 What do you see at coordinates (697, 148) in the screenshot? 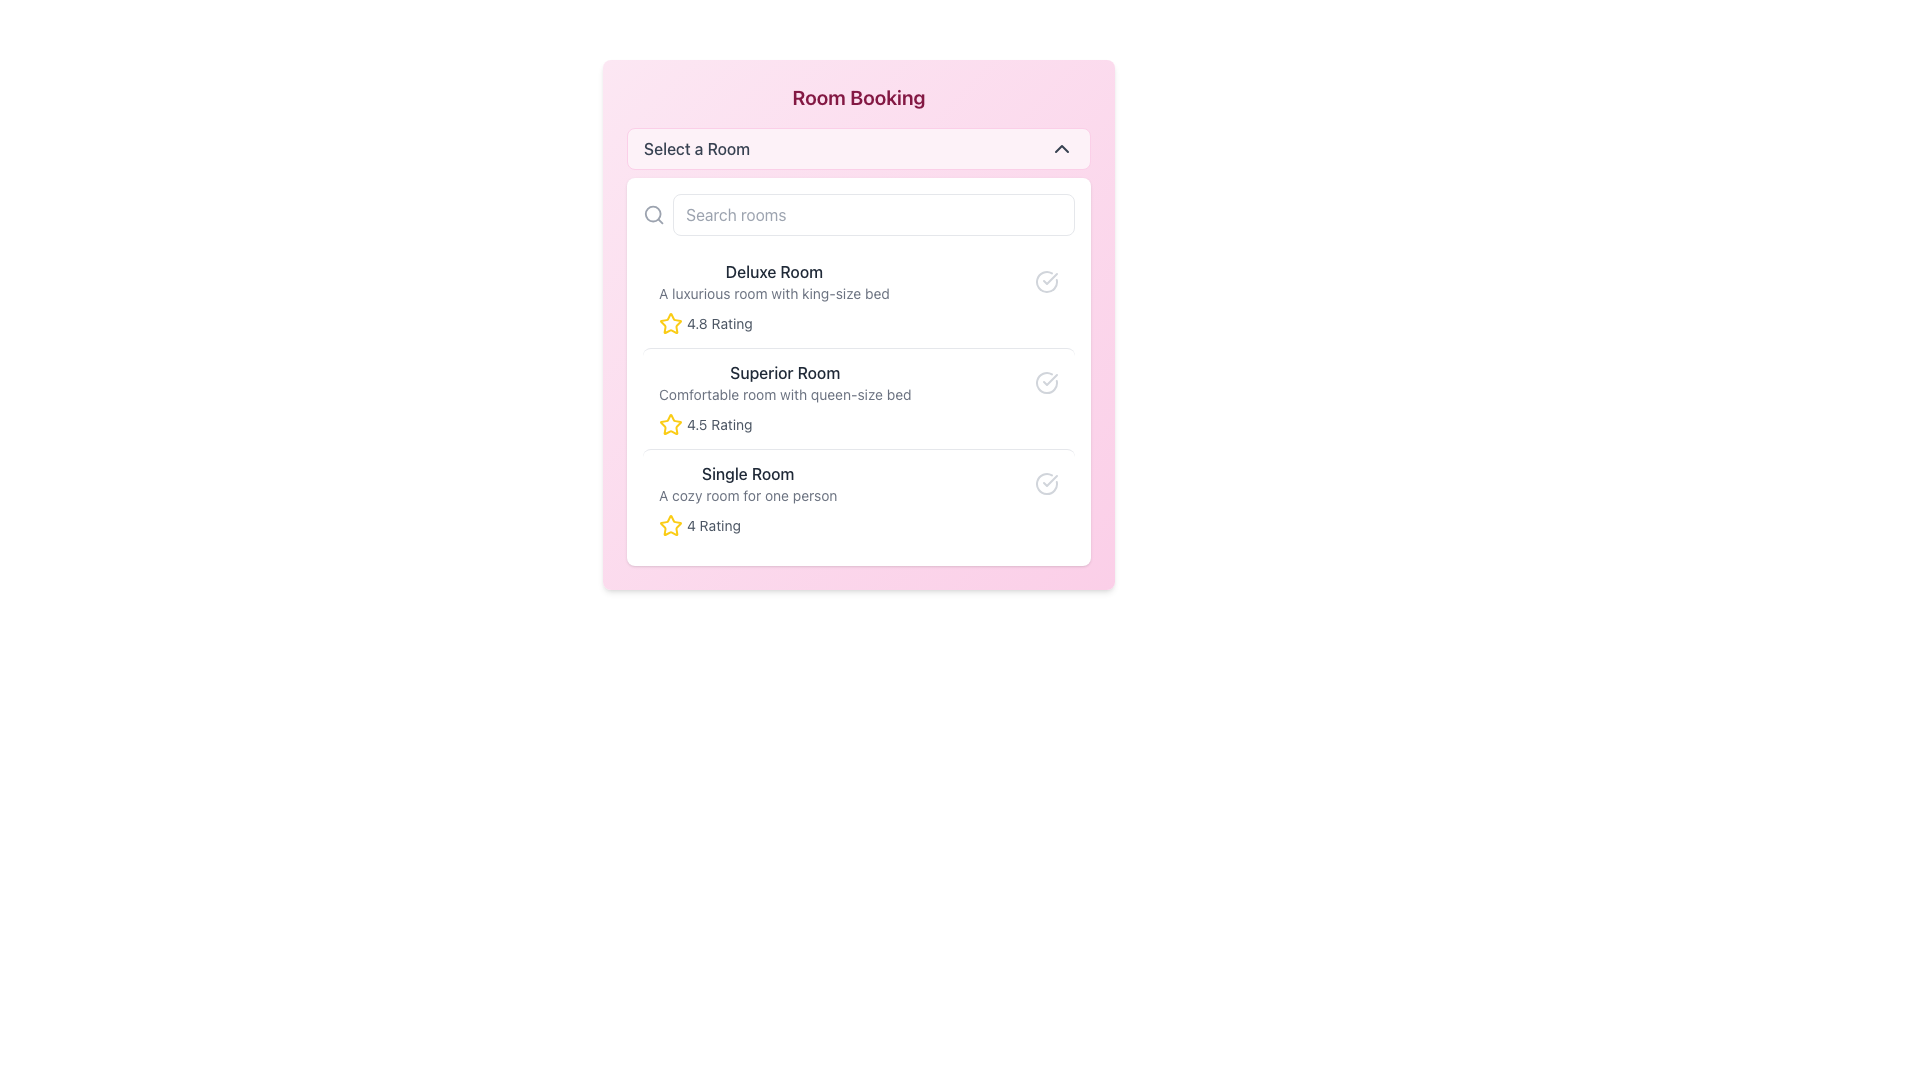
I see `the Text Label indicating to select a room, which is positioned to the left of the chevron-down icon in the pink header section of the 'Room Booking' card` at bounding box center [697, 148].